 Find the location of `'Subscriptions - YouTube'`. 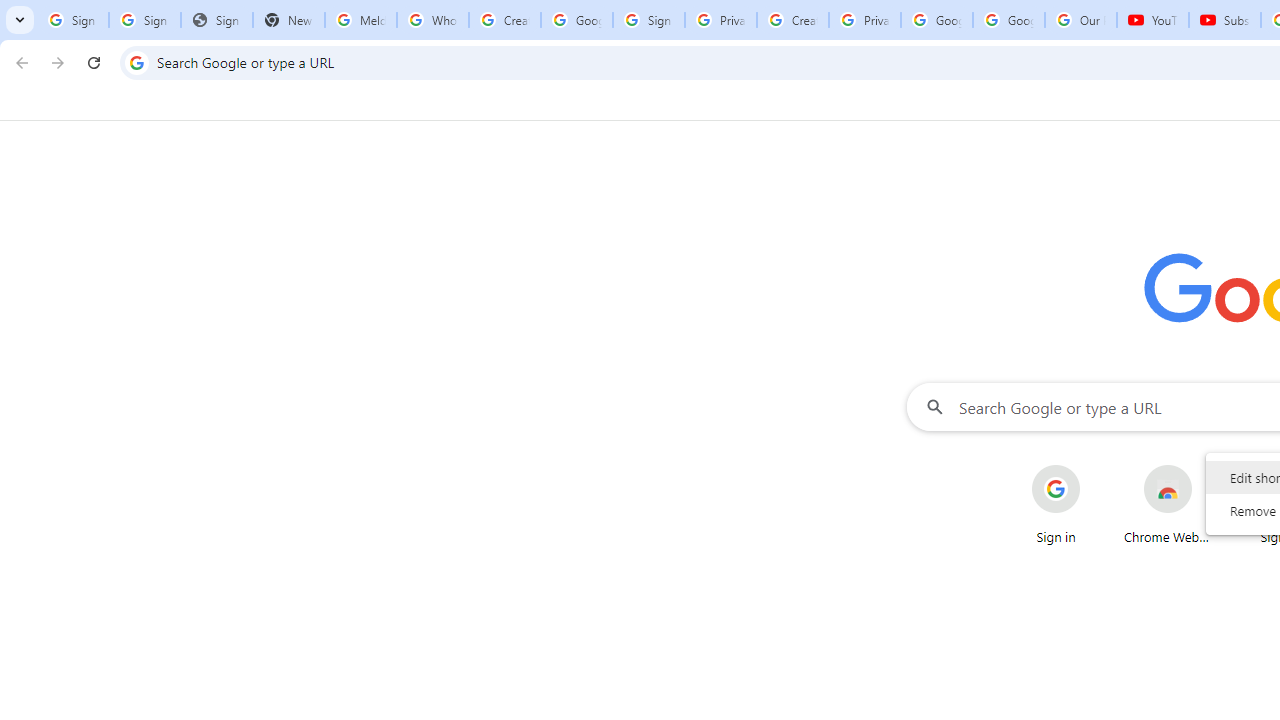

'Subscriptions - YouTube' is located at coordinates (1223, 20).